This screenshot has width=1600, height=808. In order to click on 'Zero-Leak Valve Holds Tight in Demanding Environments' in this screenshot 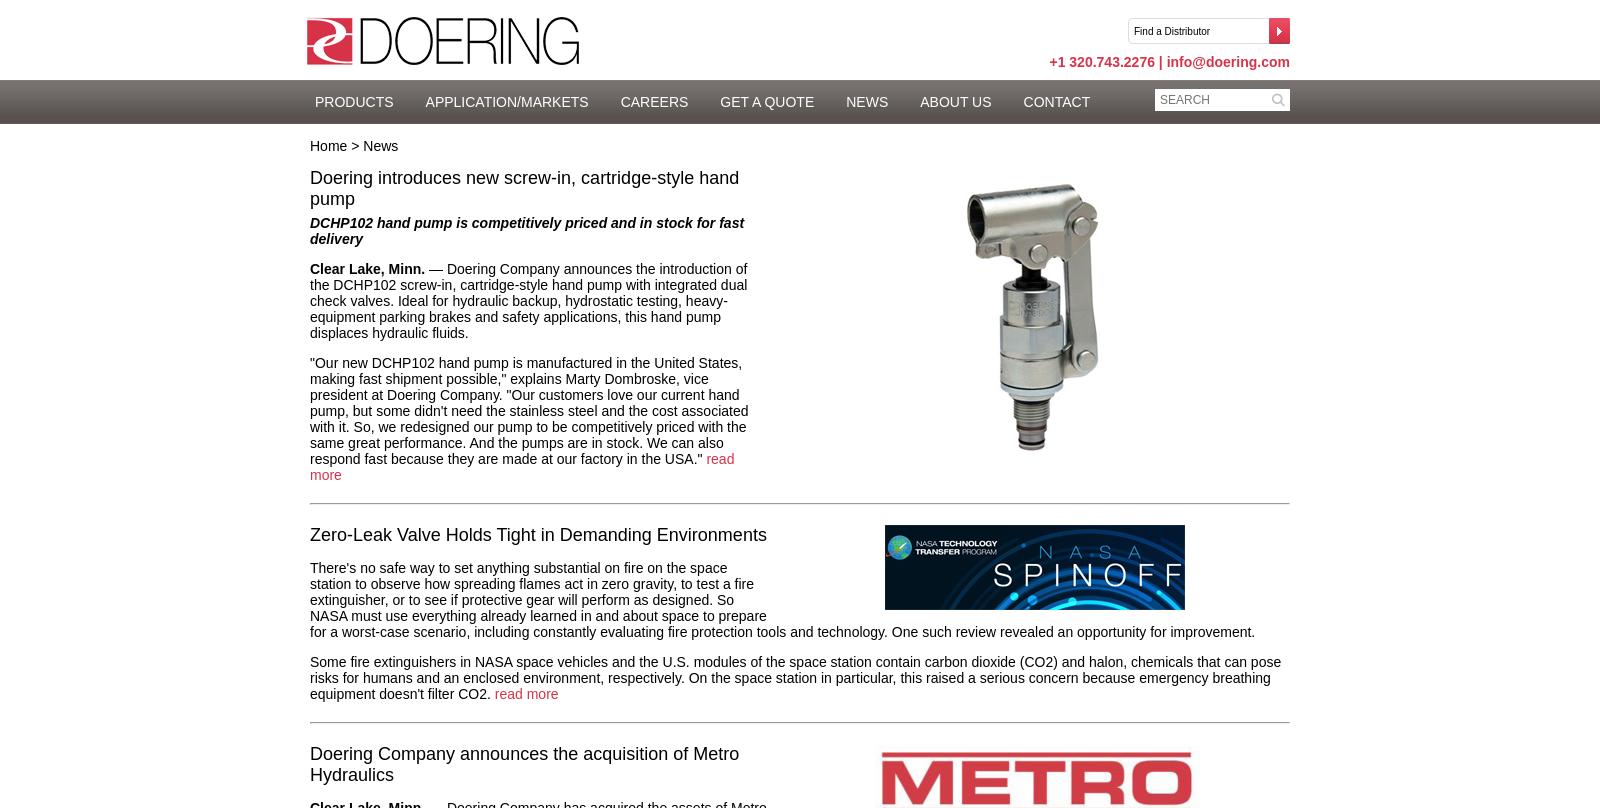, I will do `click(536, 533)`.